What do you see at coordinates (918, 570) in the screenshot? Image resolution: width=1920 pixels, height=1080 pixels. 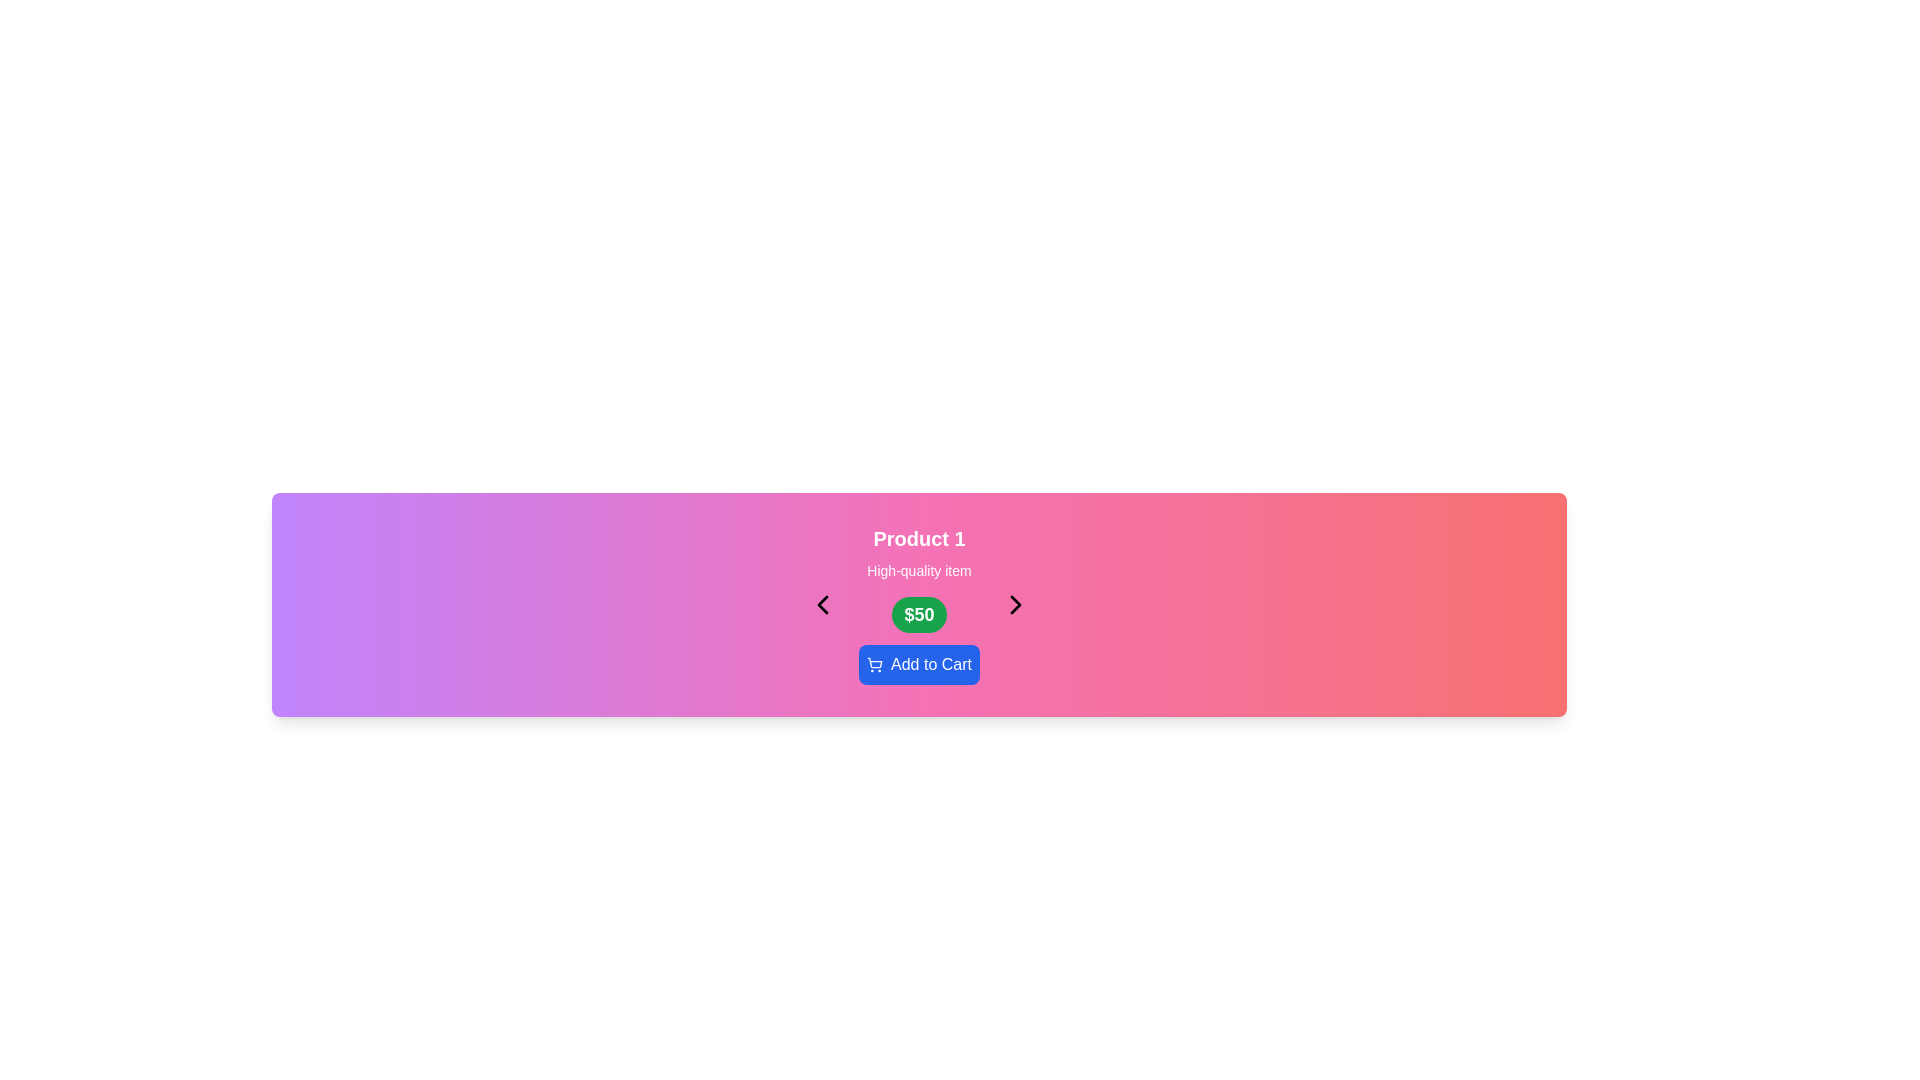 I see `the text label displaying 'High-quality item', which is styled in a small font size and aligned centrally within a vertical product layout` at bounding box center [918, 570].